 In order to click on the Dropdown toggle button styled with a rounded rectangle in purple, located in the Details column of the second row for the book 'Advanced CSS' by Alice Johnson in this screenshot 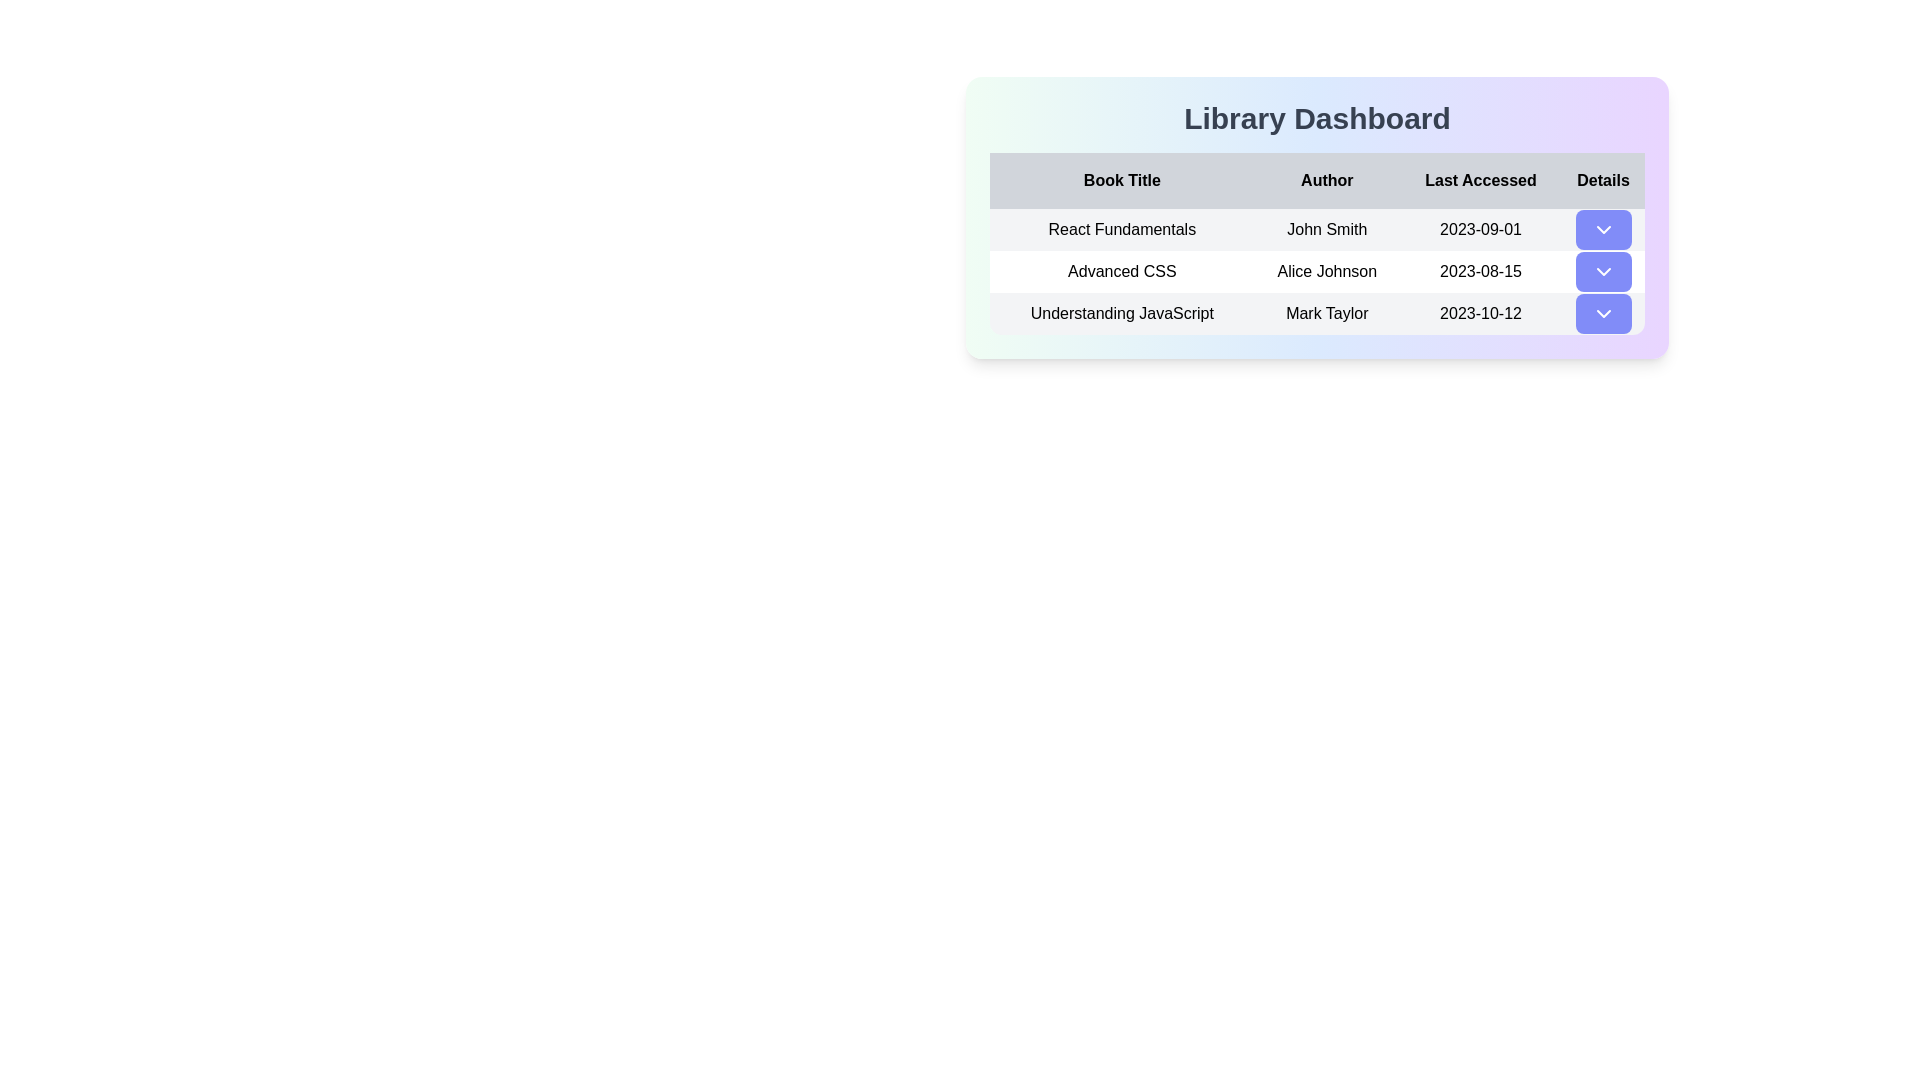, I will do `click(1603, 272)`.